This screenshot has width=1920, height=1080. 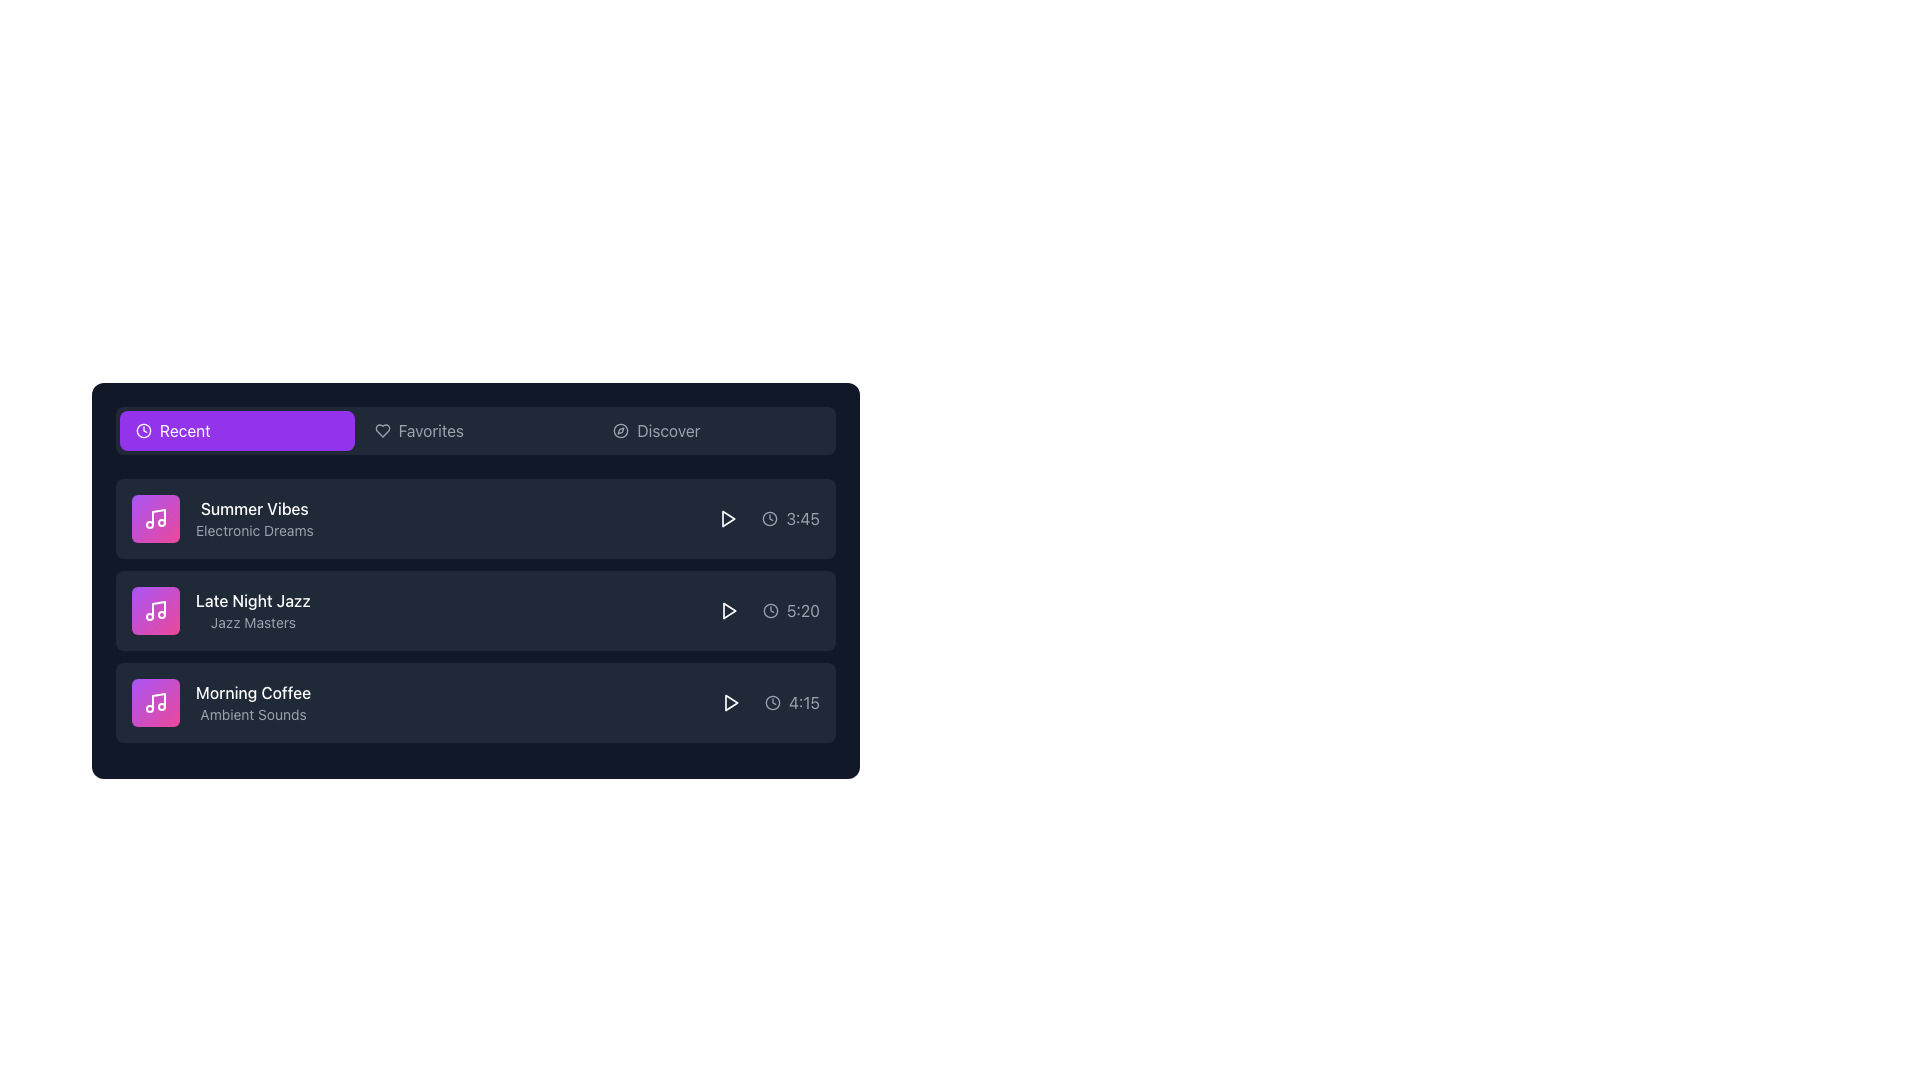 What do you see at coordinates (729, 701) in the screenshot?
I see `the play button icon located in the rightmost section of the third row of music tracks` at bounding box center [729, 701].